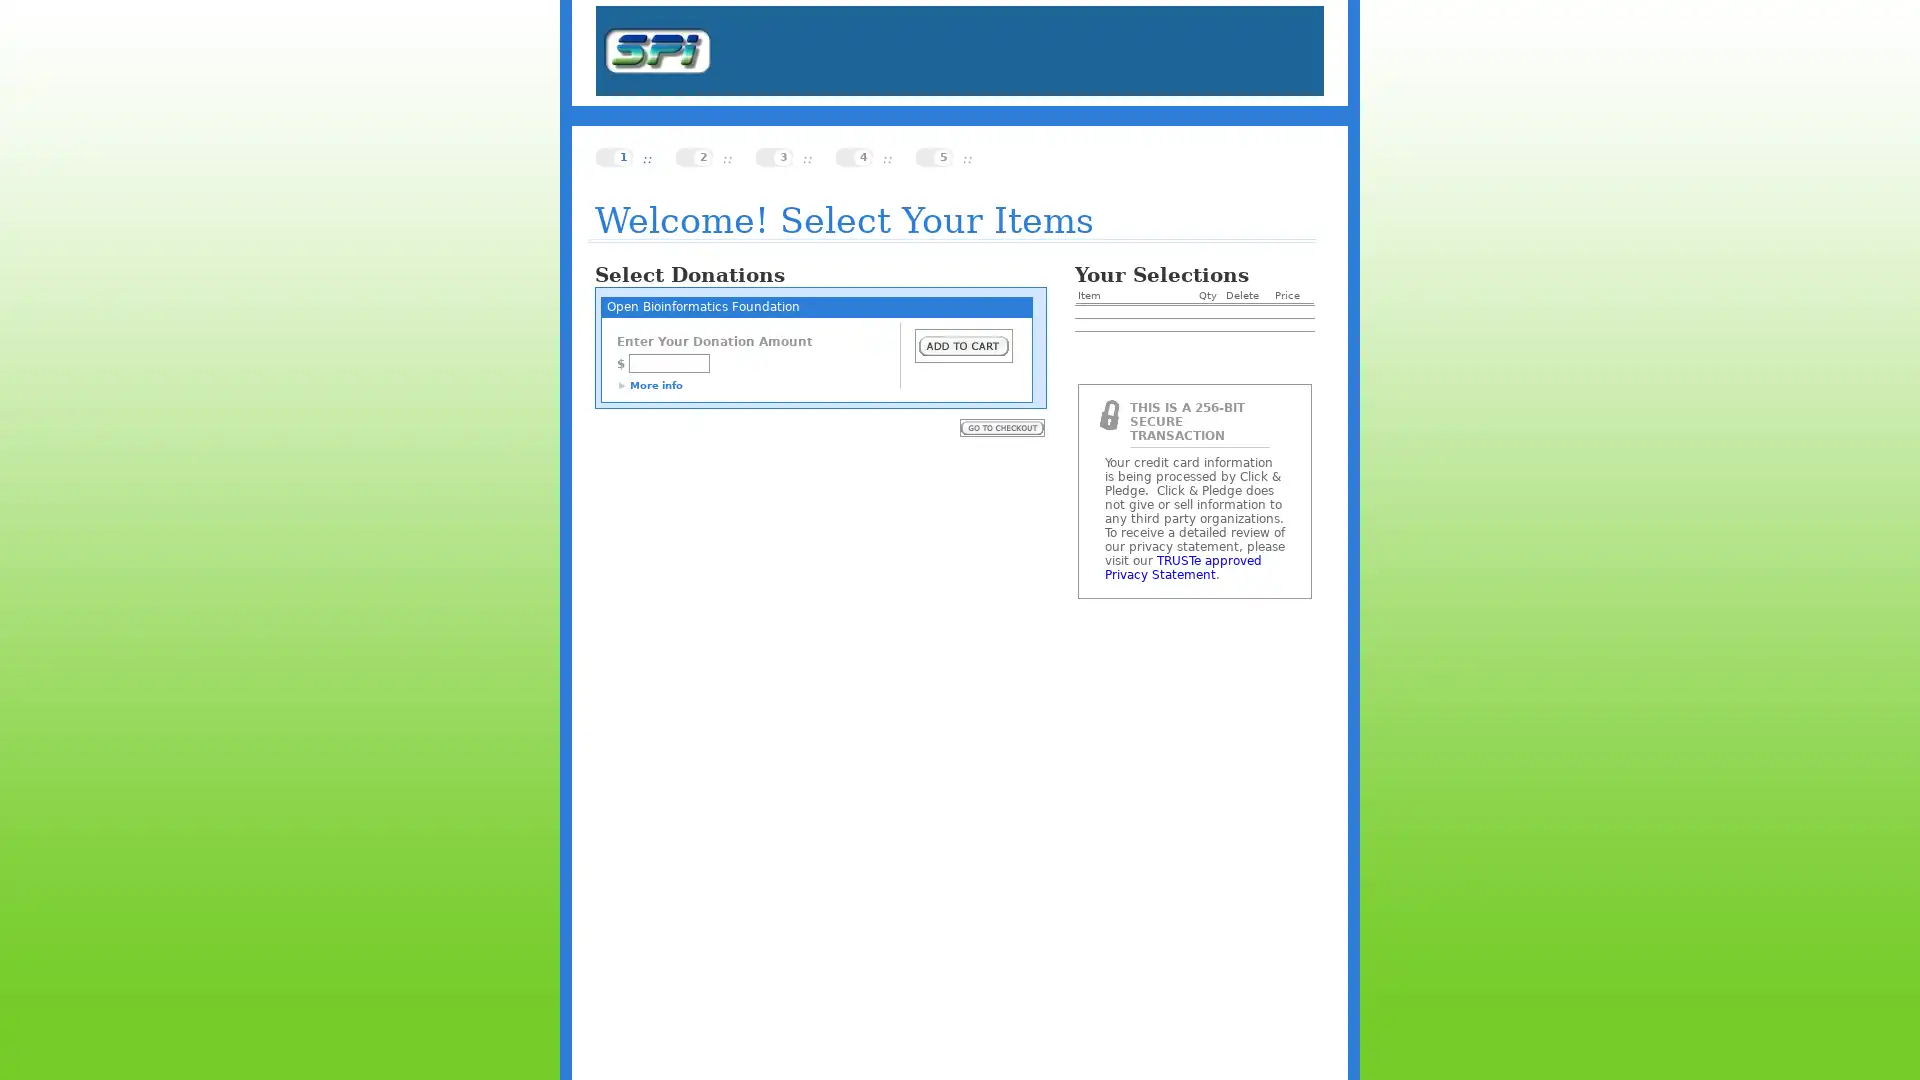  I want to click on Submit, so click(1002, 427).